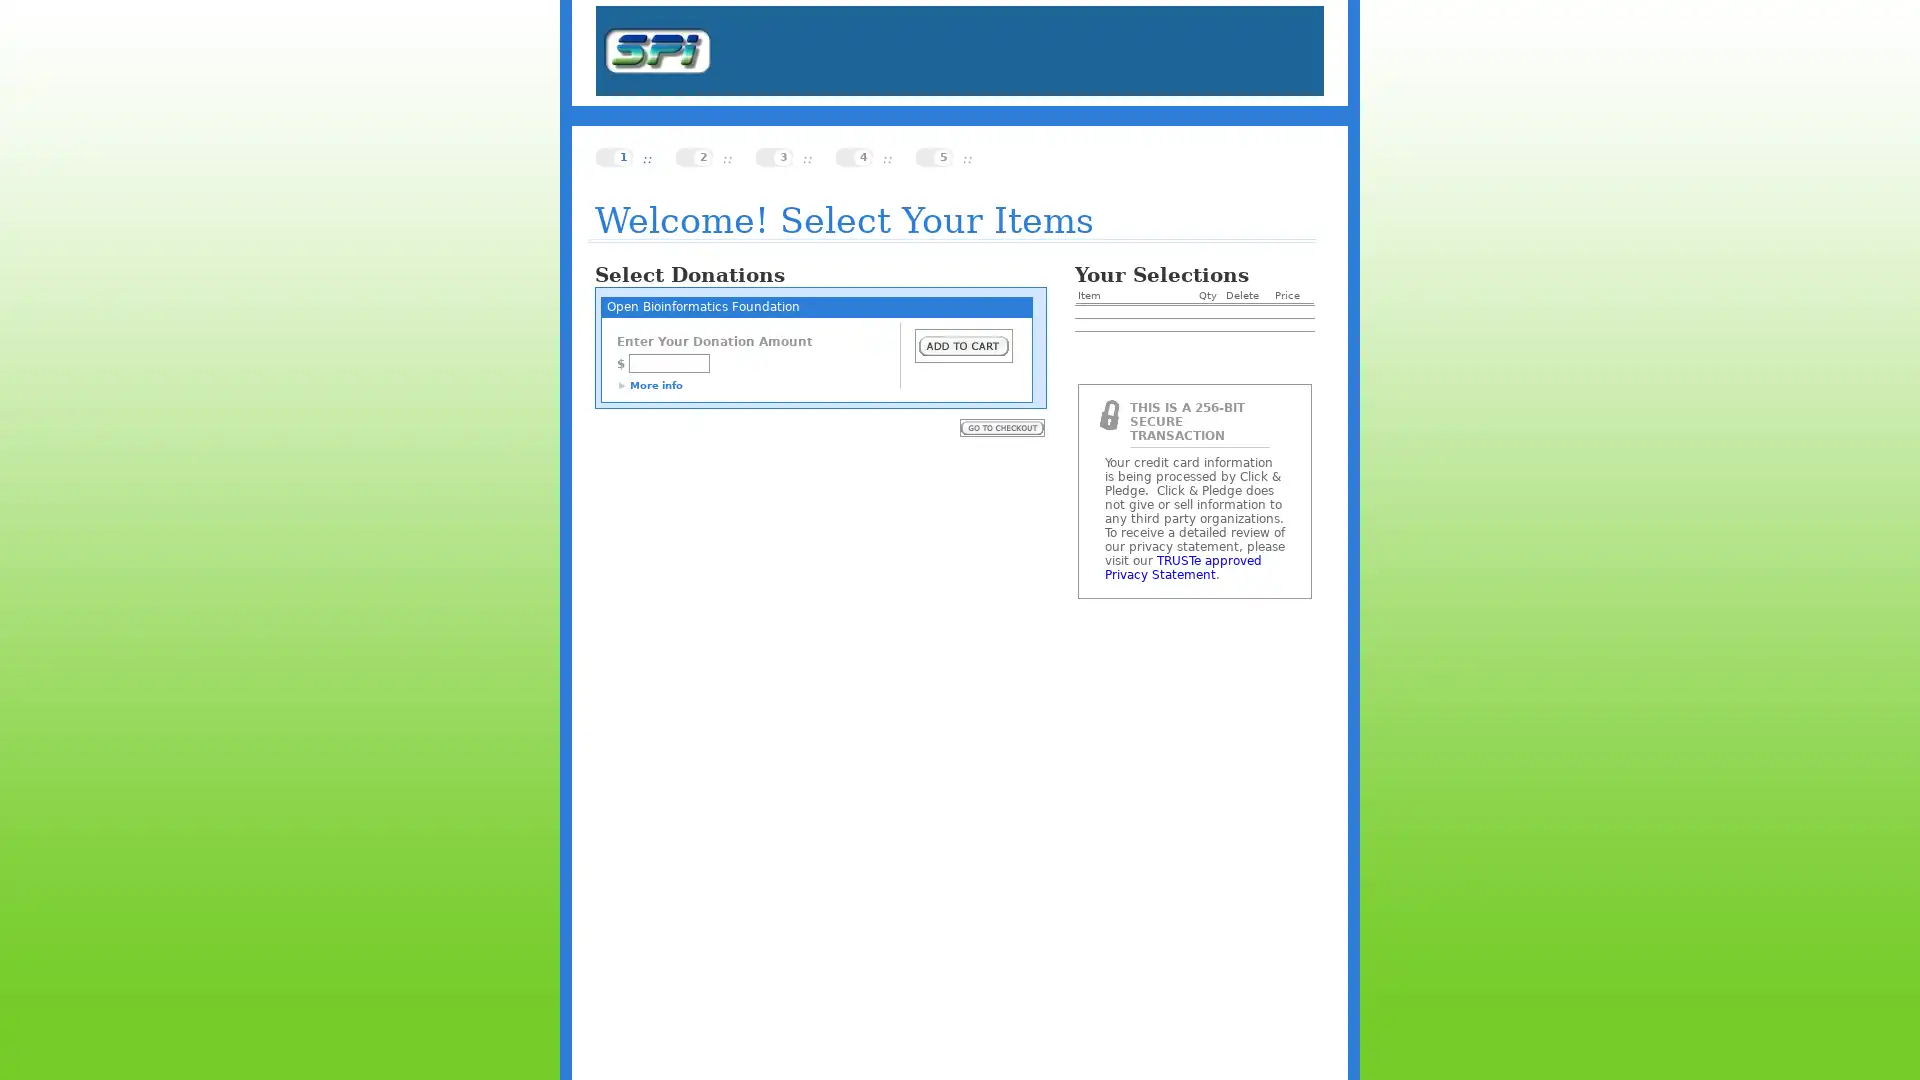  I want to click on Submit, so click(1002, 427).